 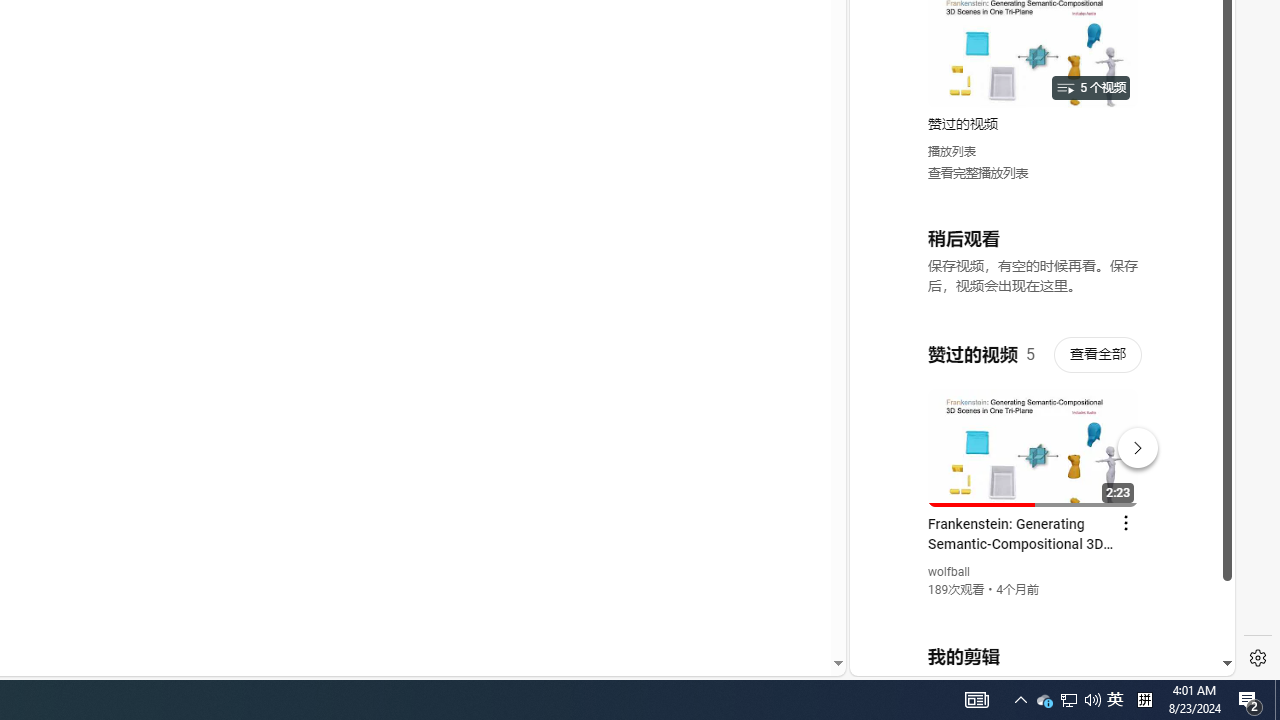 What do you see at coordinates (1257, 658) in the screenshot?
I see `'Settings'` at bounding box center [1257, 658].